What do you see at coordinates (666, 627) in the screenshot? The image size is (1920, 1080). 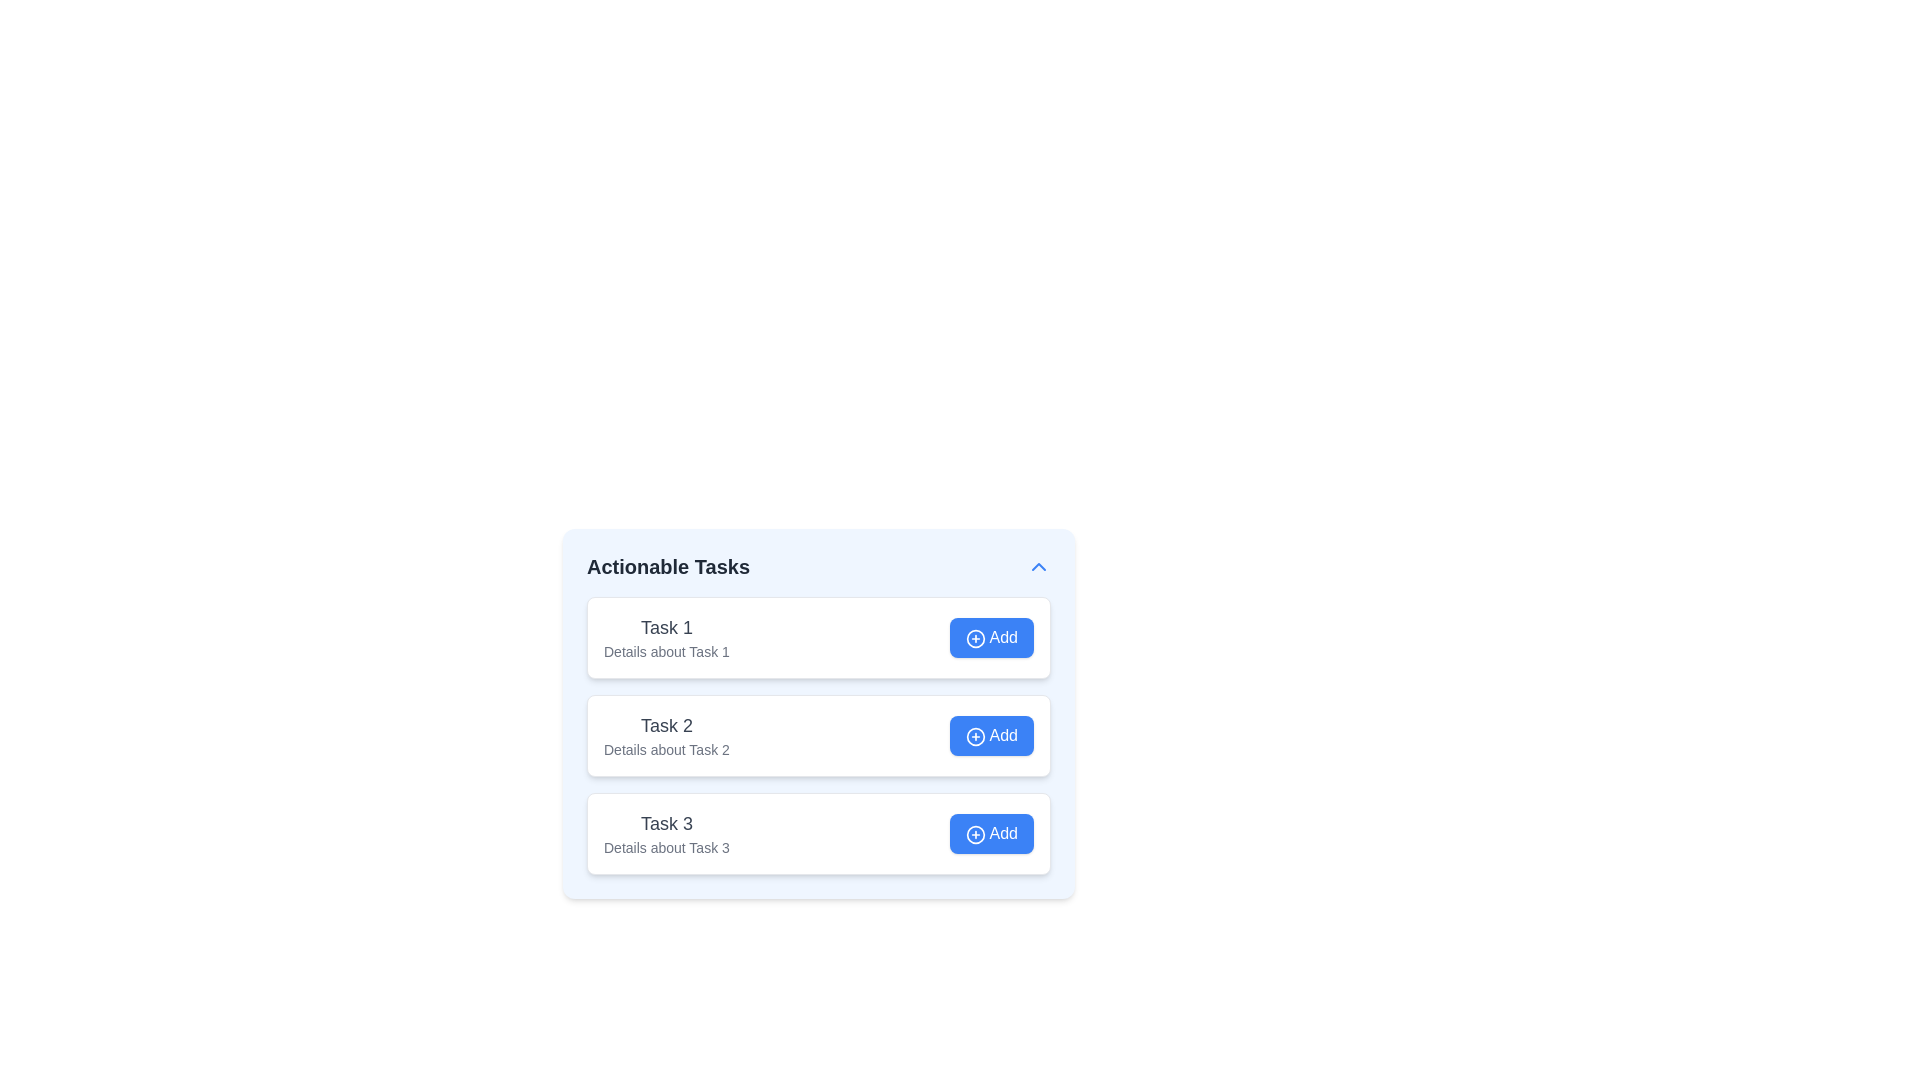 I see `the text label located within the first card under the 'Actionable Tasks' section, positioned above the smaller descriptive text and aligned to the left` at bounding box center [666, 627].